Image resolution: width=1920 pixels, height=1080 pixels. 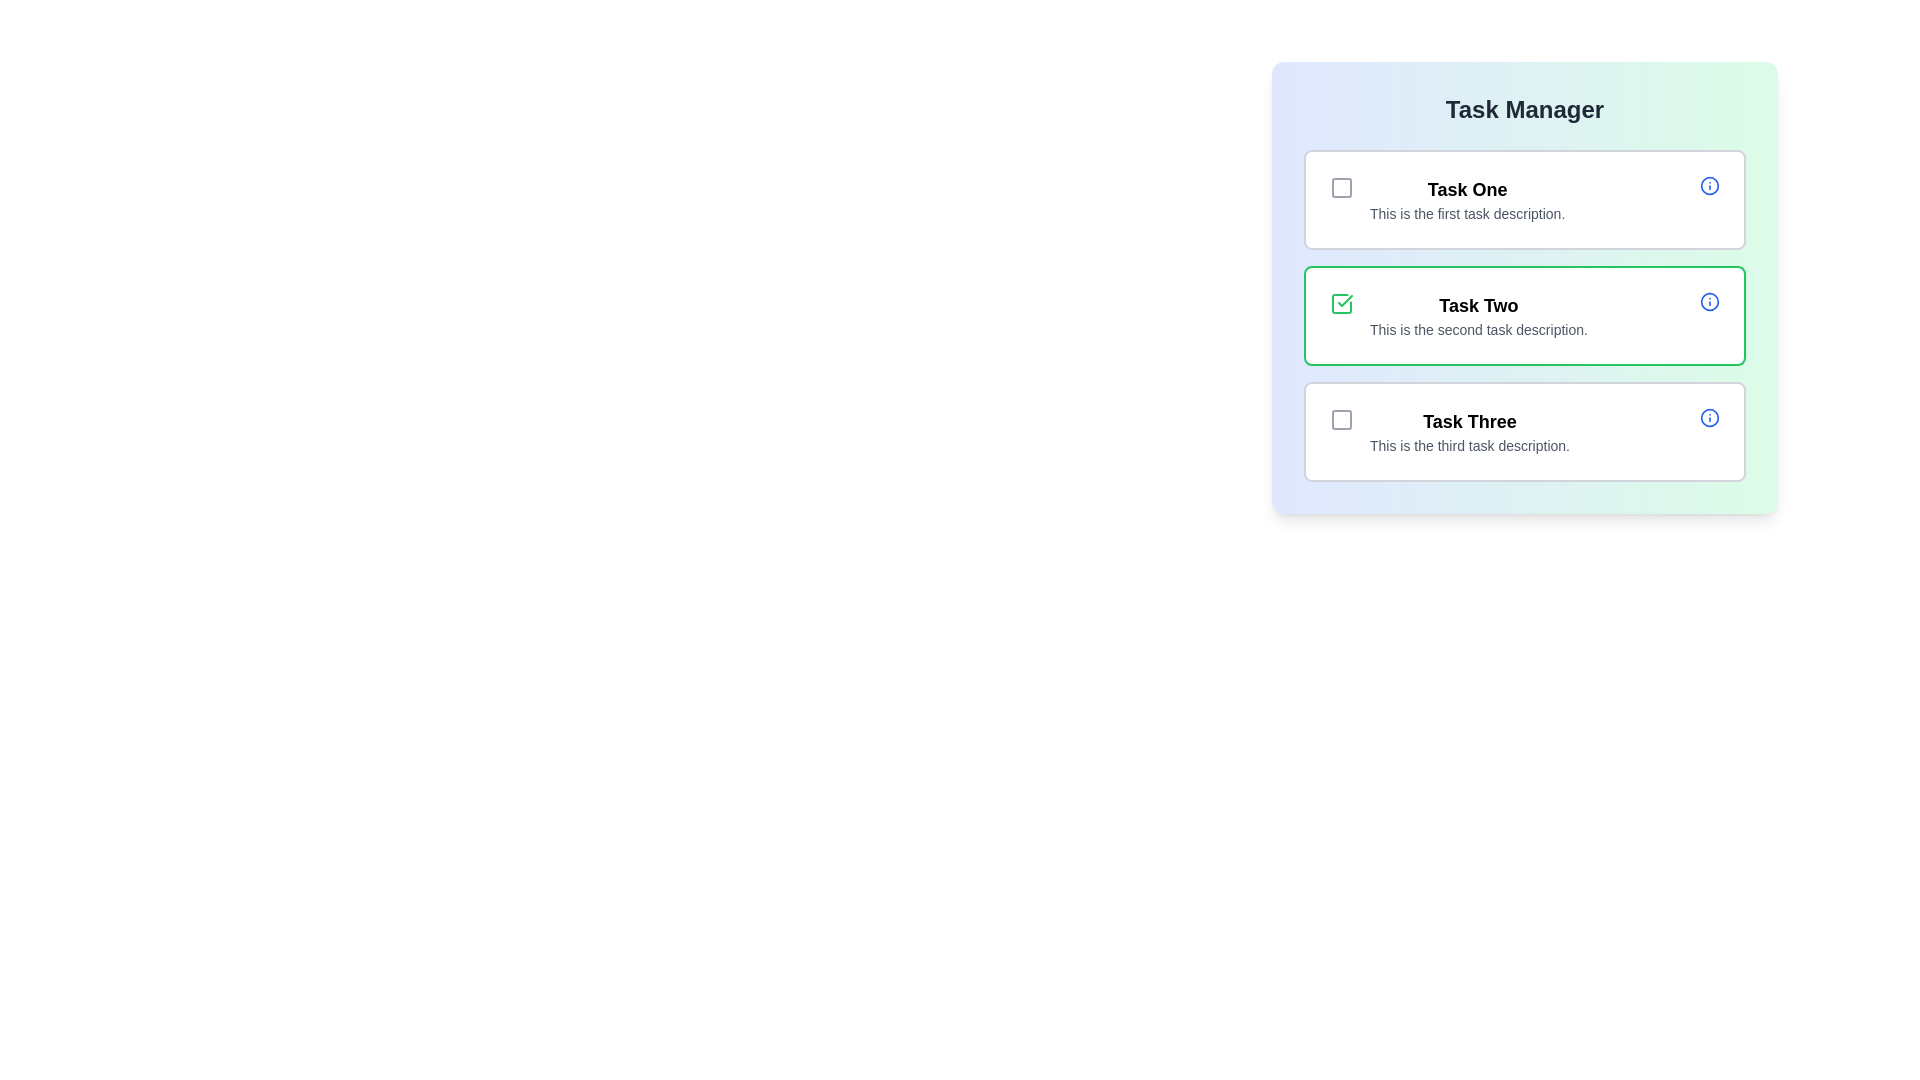 I want to click on the checkbox styled as a checkmark in a square box, so click(x=1342, y=304).